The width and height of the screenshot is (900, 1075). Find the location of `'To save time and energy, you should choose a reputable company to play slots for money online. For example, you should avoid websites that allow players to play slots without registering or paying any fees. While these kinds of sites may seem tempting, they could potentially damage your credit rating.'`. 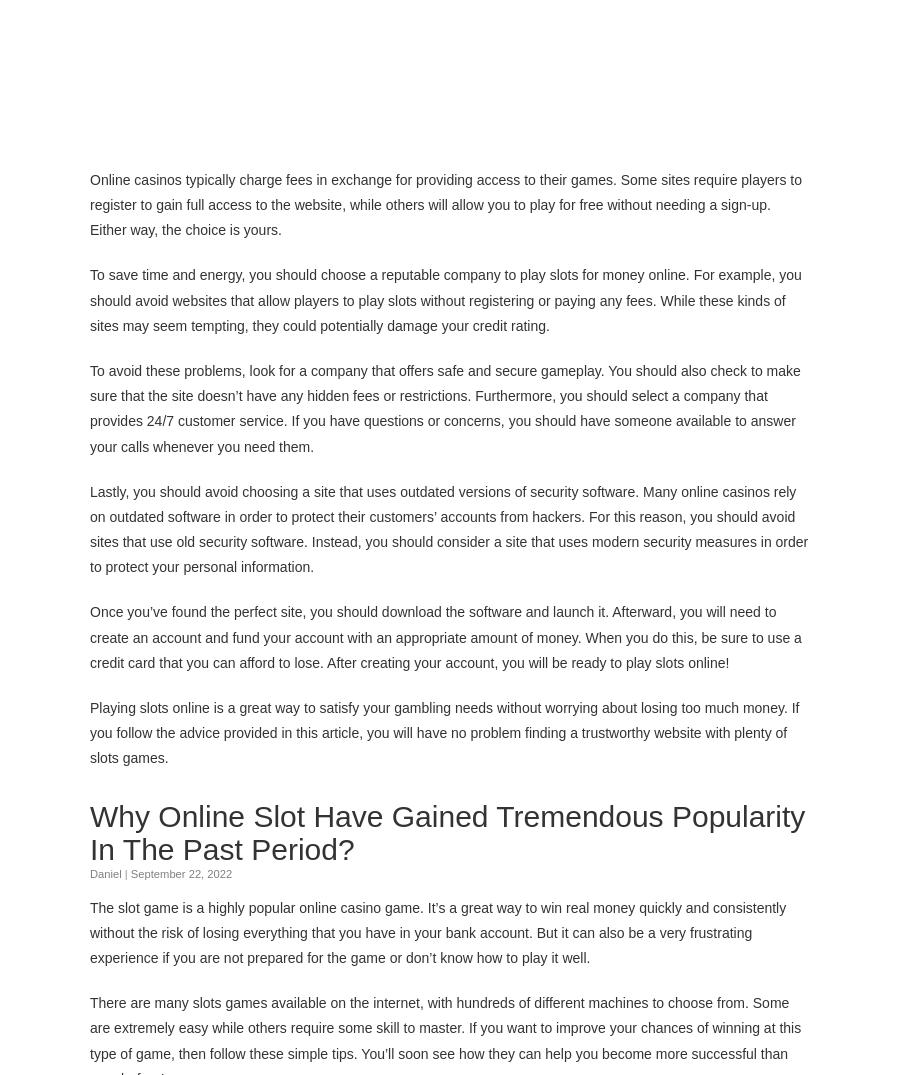

'To save time and energy, you should choose a reputable company to play slots for money online. For example, you should avoid websites that allow players to play slots without registering or paying any fees. While these kinds of sites may seem tempting, they could potentially damage your credit rating.' is located at coordinates (445, 299).